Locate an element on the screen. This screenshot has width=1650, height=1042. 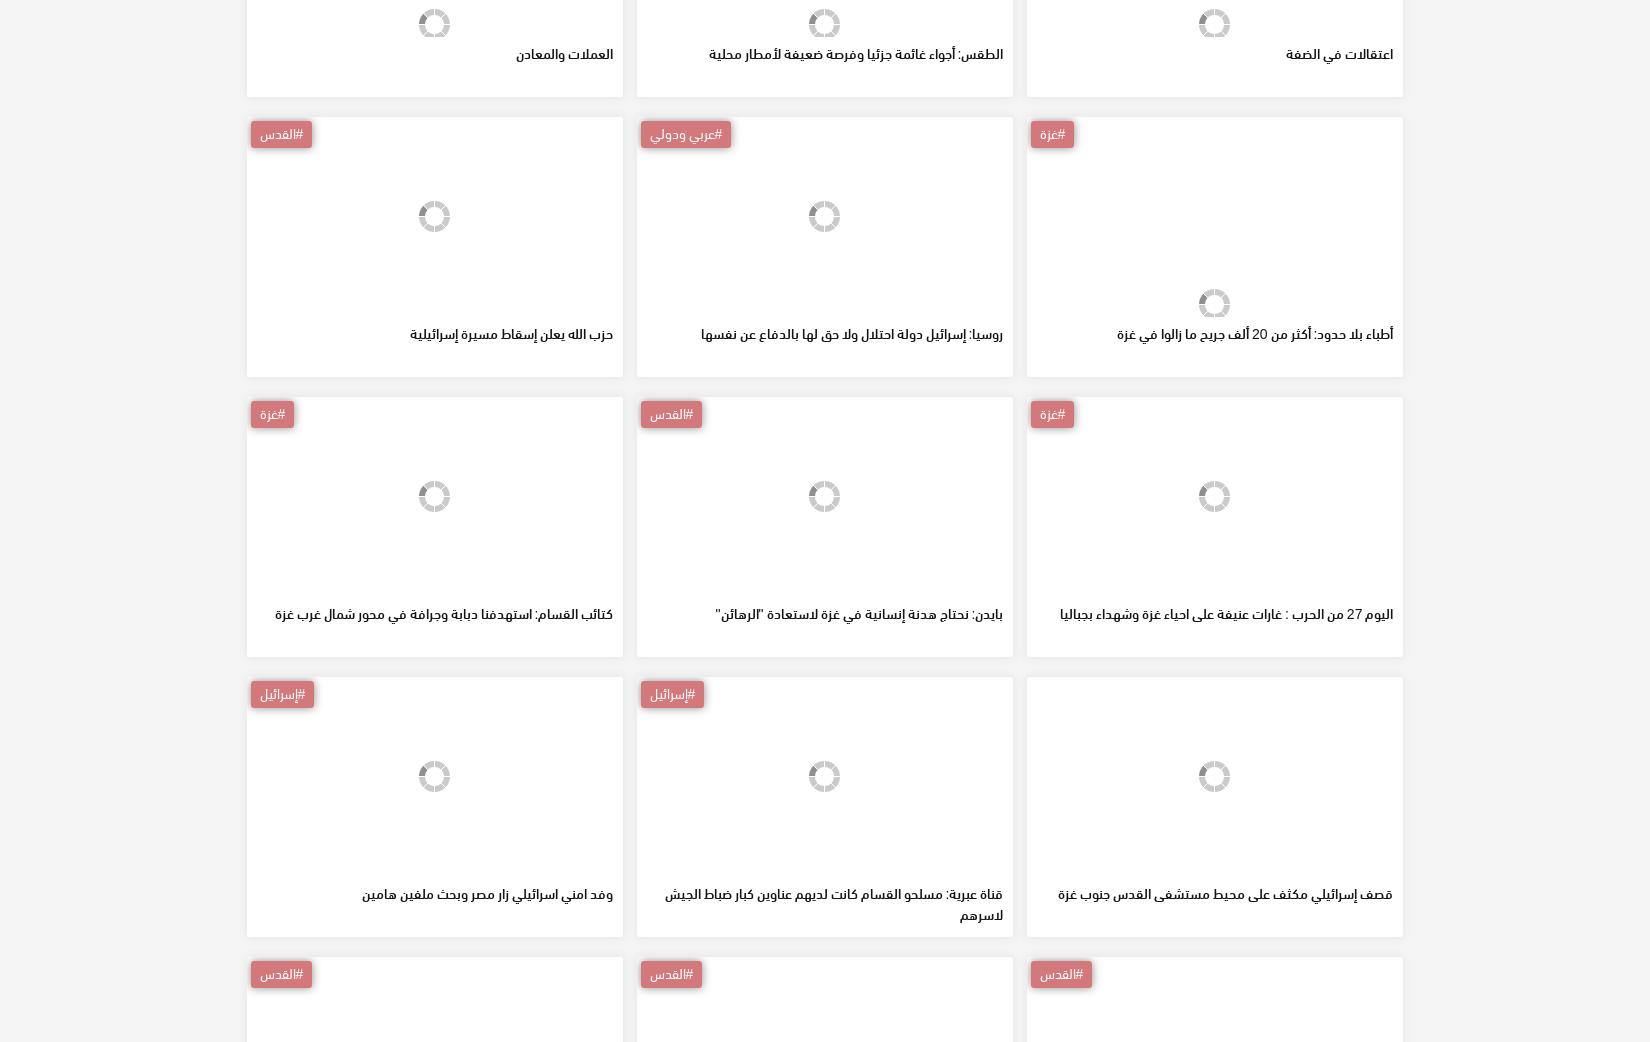
'#عربي ودولي' is located at coordinates (684, 277).